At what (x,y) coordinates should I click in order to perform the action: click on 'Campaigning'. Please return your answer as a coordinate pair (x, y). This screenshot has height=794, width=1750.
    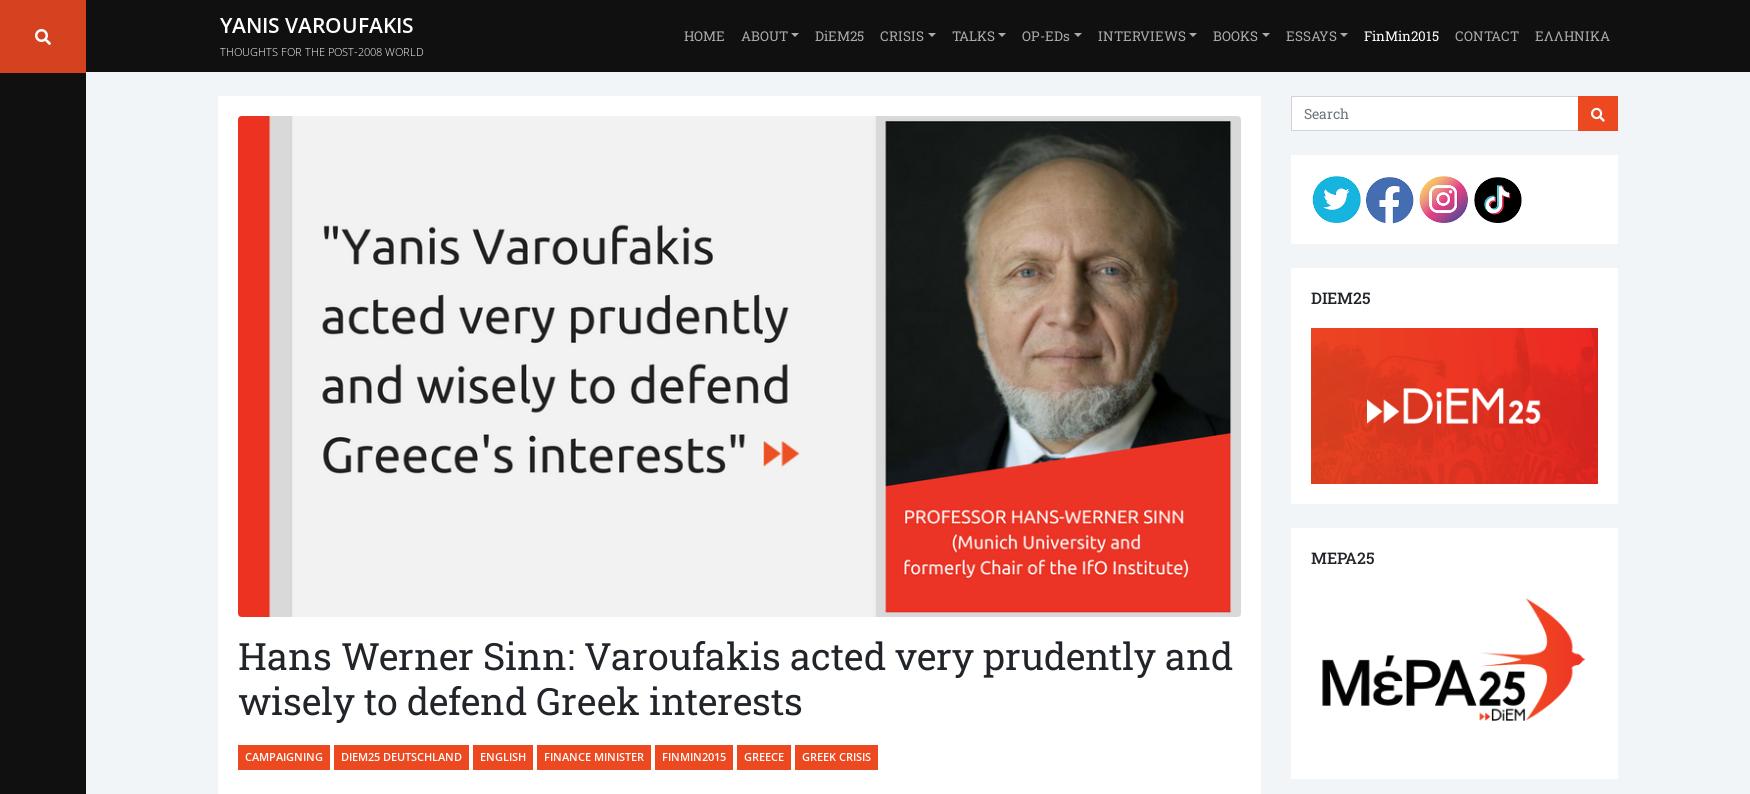
    Looking at the image, I should click on (283, 756).